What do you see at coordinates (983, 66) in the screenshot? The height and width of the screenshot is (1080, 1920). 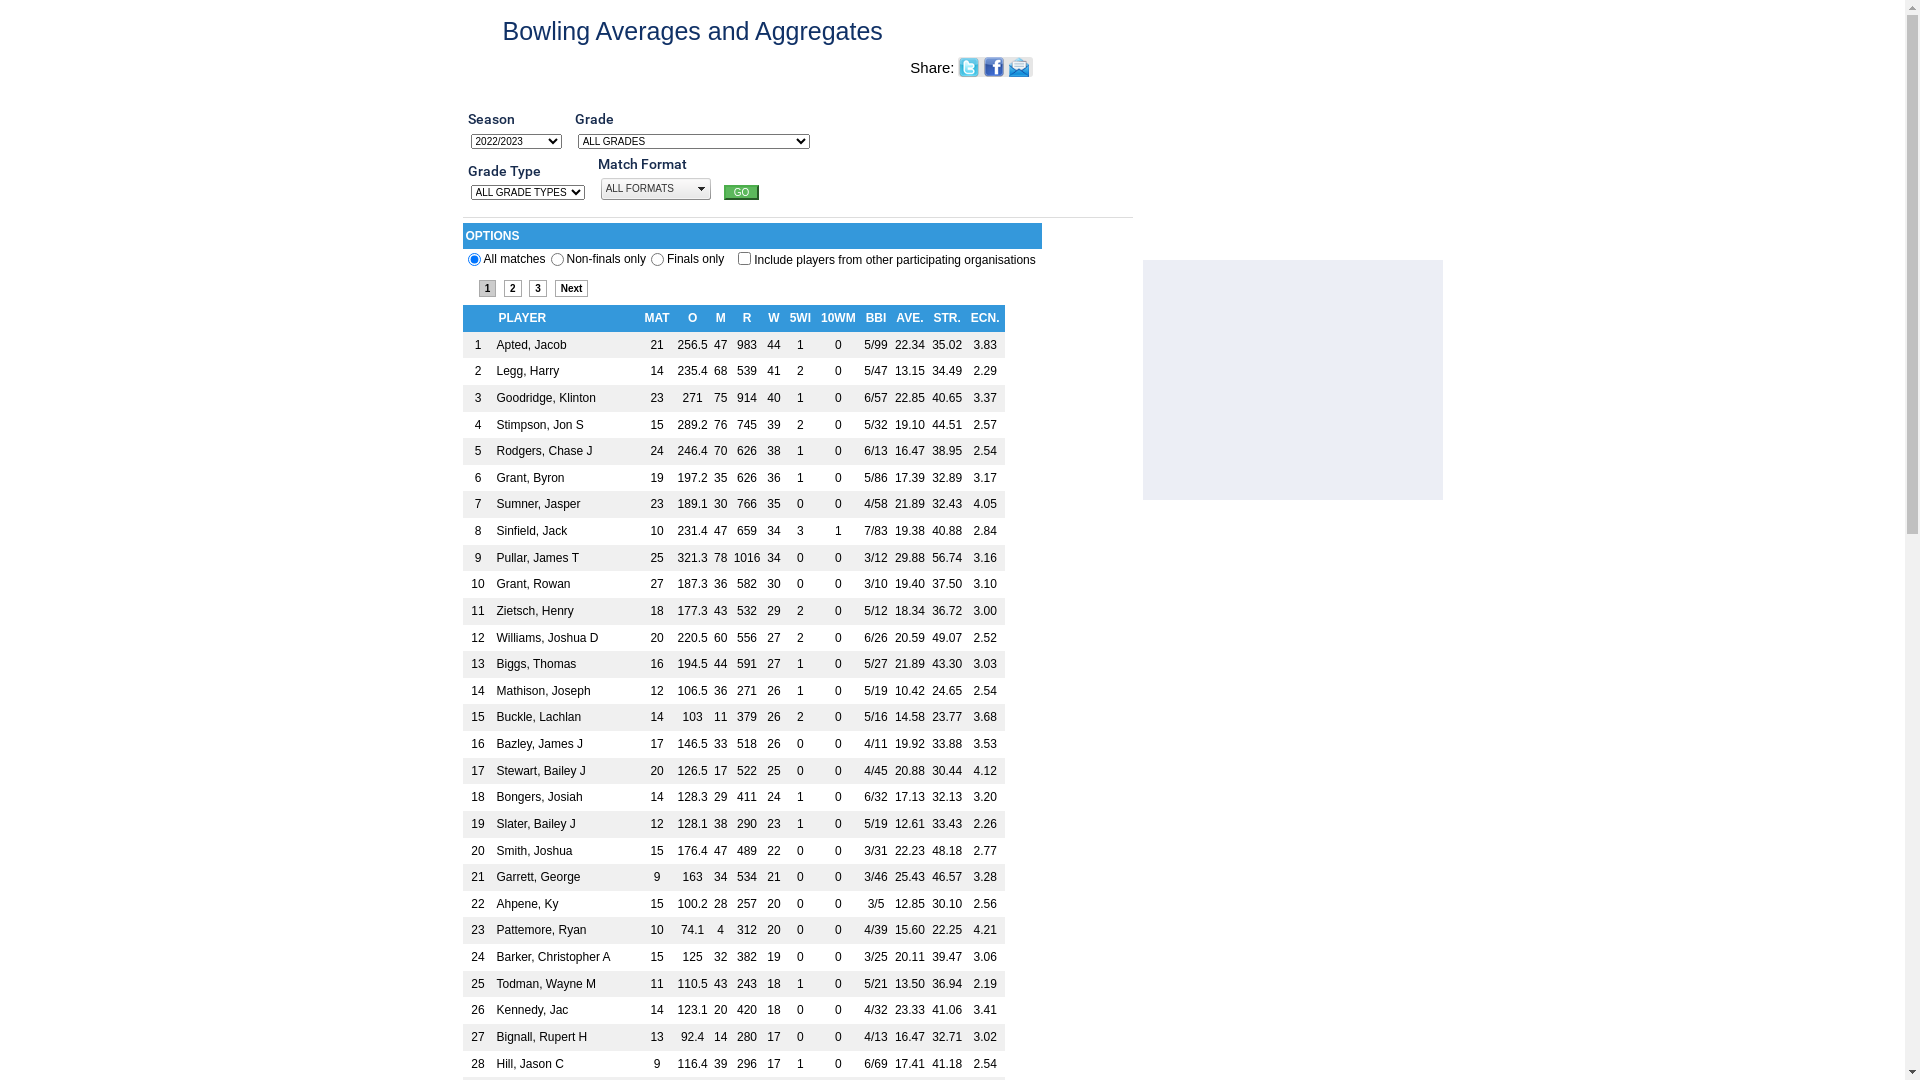 I see `'Share on Facebook'` at bounding box center [983, 66].